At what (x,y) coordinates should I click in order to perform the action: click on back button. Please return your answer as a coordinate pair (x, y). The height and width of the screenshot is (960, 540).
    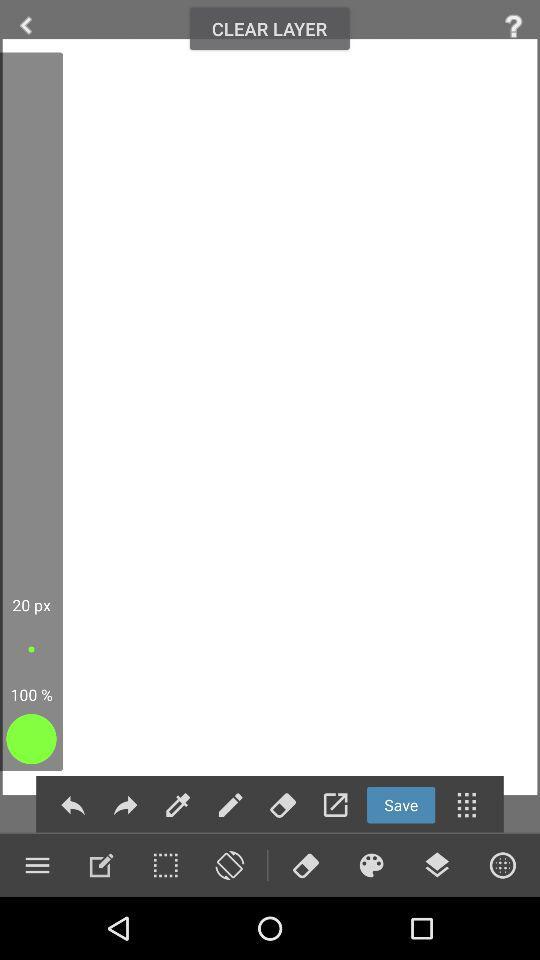
    Looking at the image, I should click on (72, 805).